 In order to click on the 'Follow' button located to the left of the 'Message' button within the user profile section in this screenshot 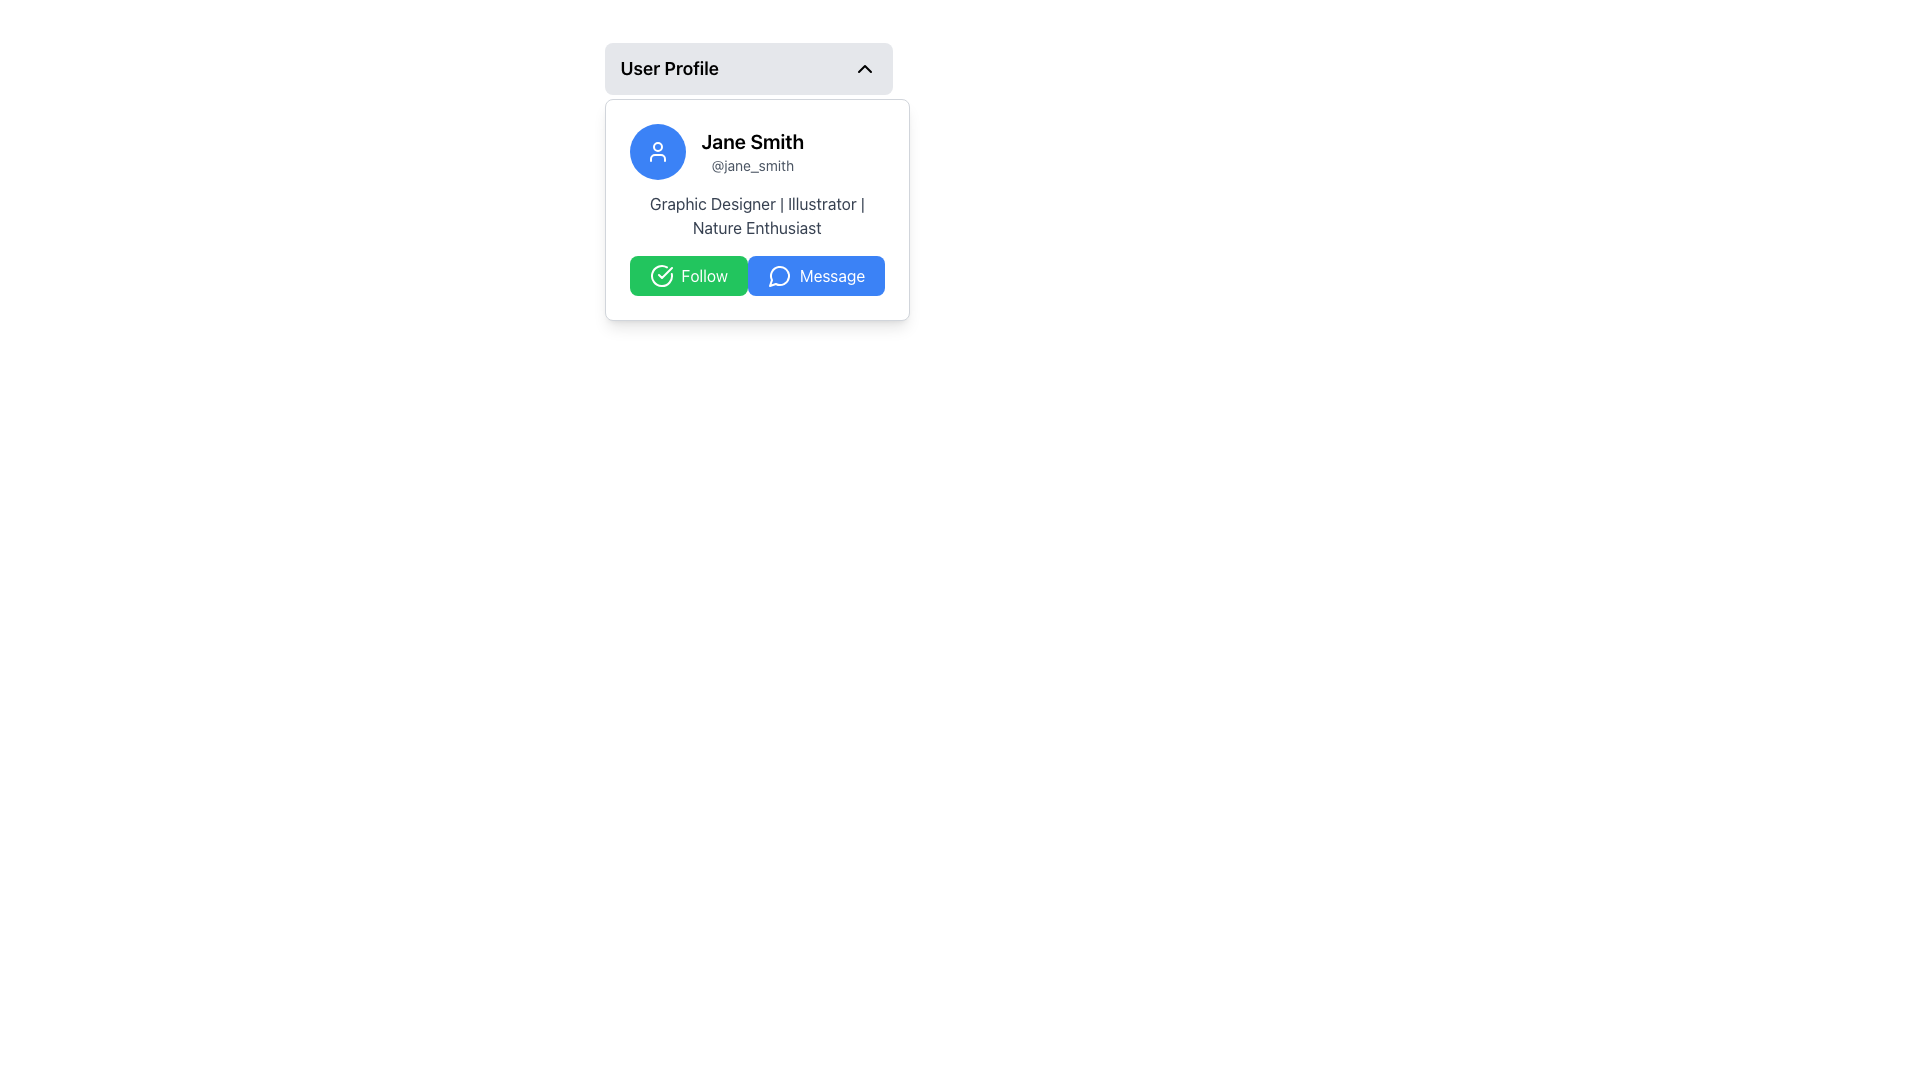, I will do `click(688, 276)`.